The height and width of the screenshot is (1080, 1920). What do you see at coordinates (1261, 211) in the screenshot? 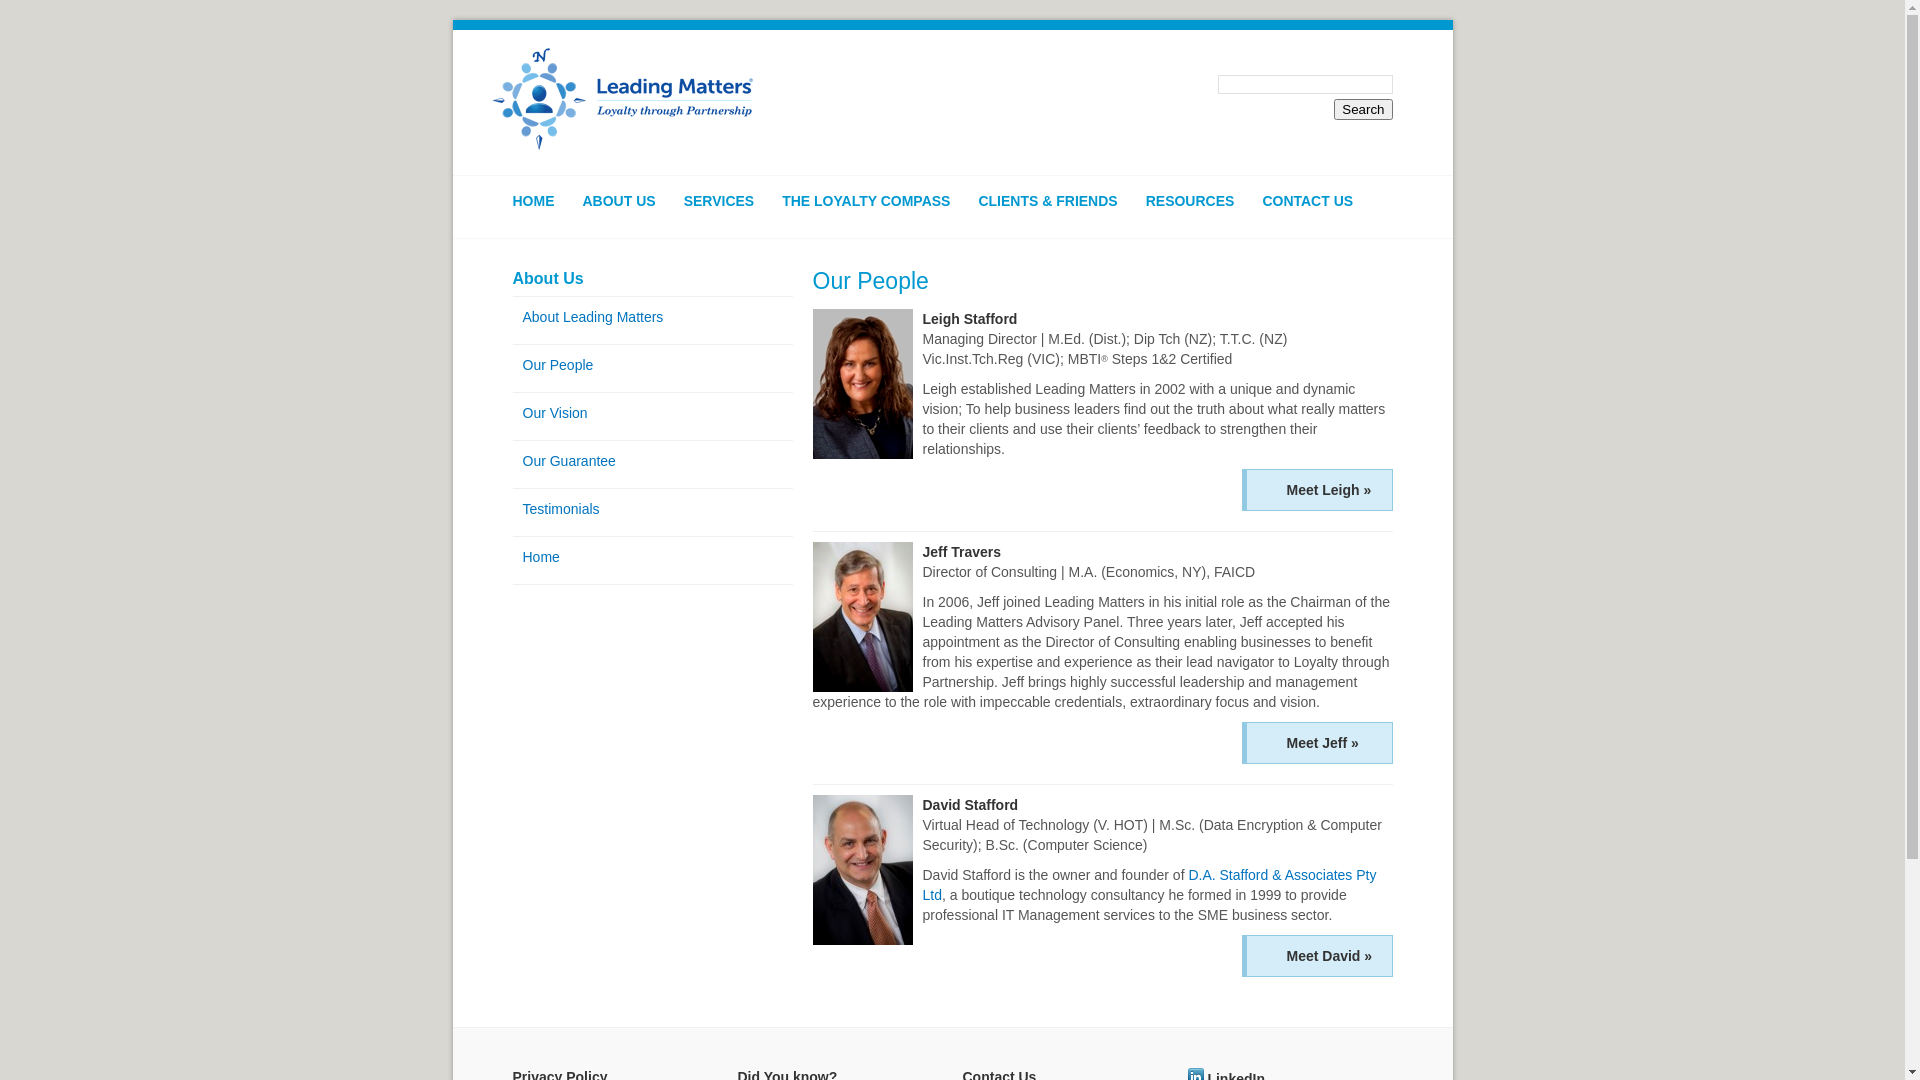
I see `'CONTACT US'` at bounding box center [1261, 211].